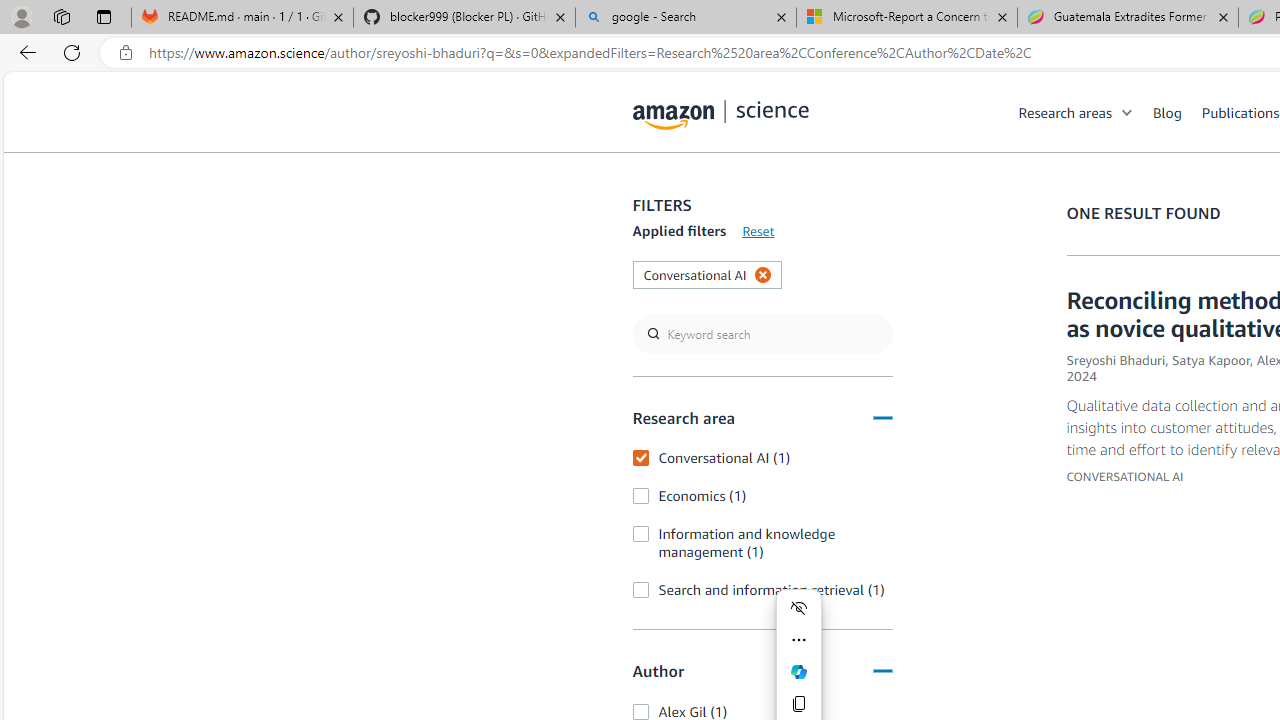 Image resolution: width=1280 pixels, height=720 pixels. I want to click on 'amazon-science-logo.svg', so click(720, 115).